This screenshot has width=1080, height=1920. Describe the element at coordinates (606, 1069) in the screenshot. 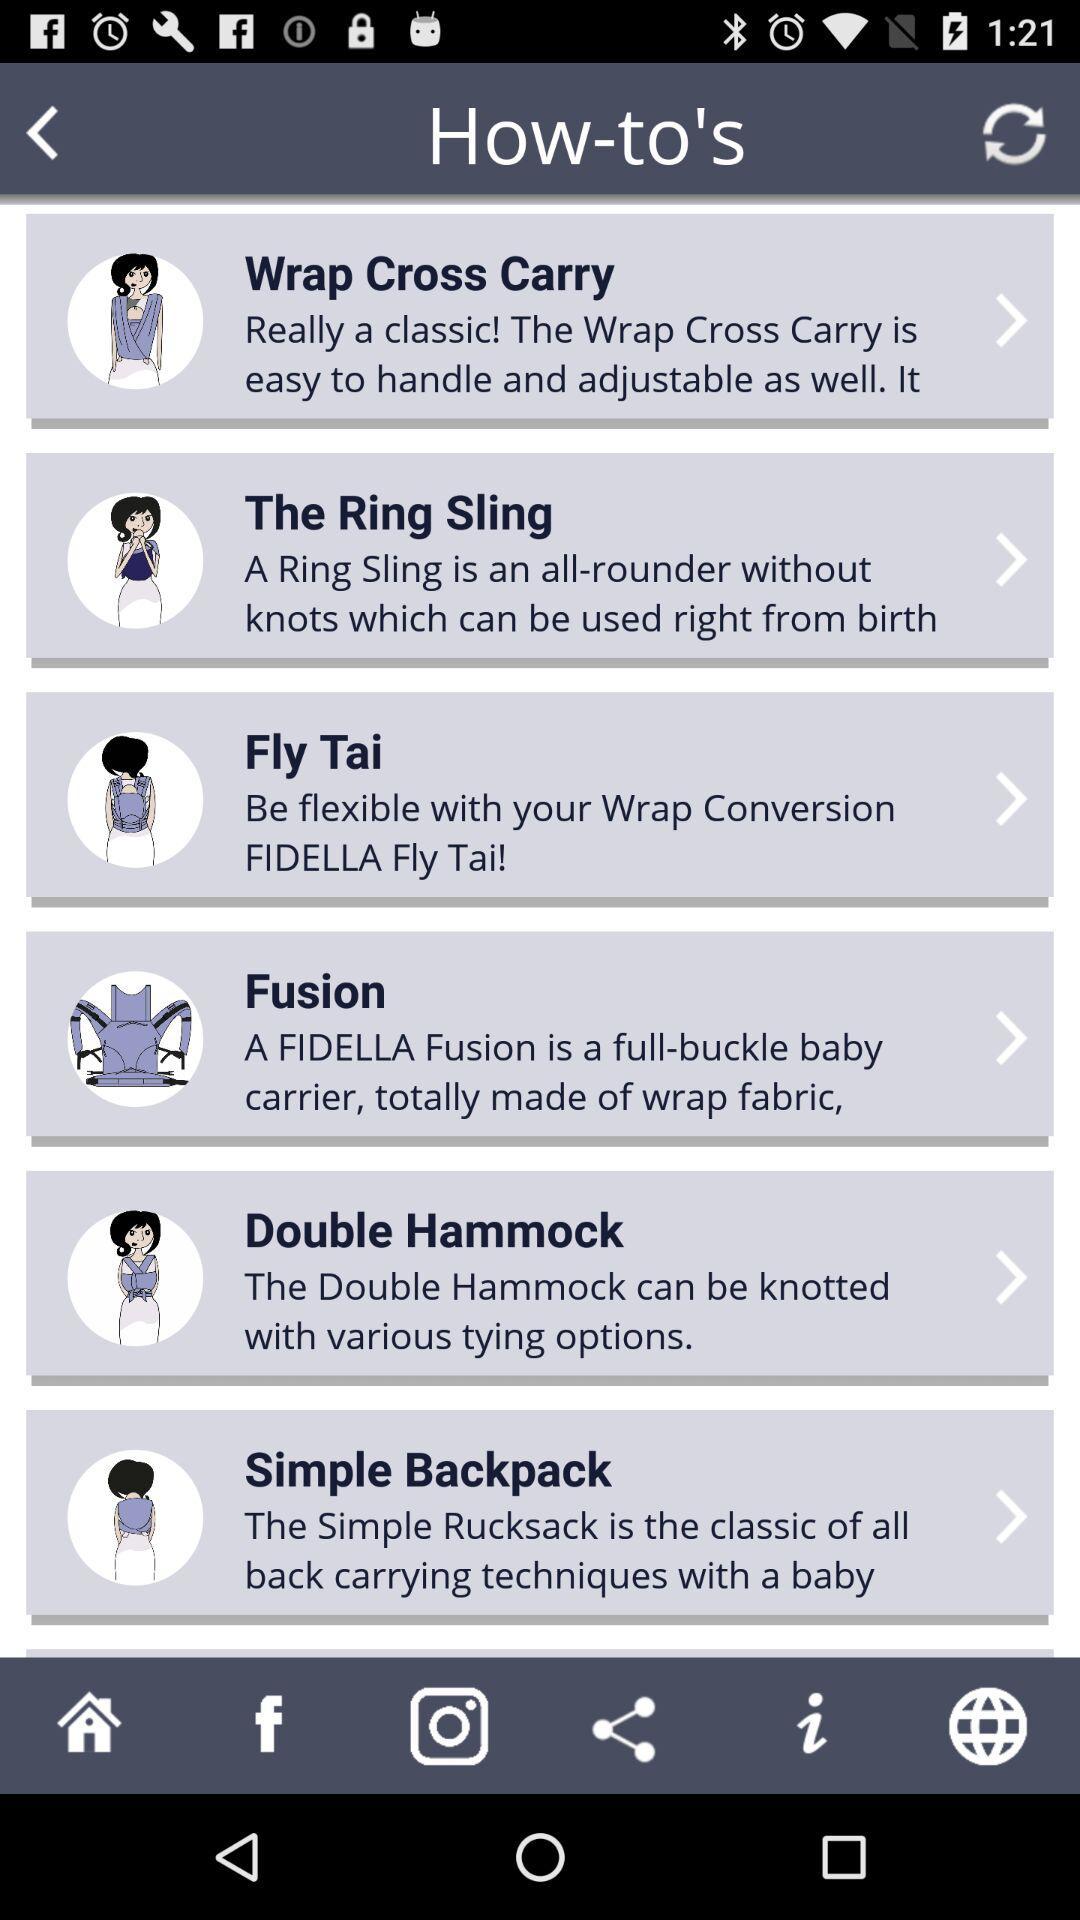

I see `the icon above the double hammock` at that location.